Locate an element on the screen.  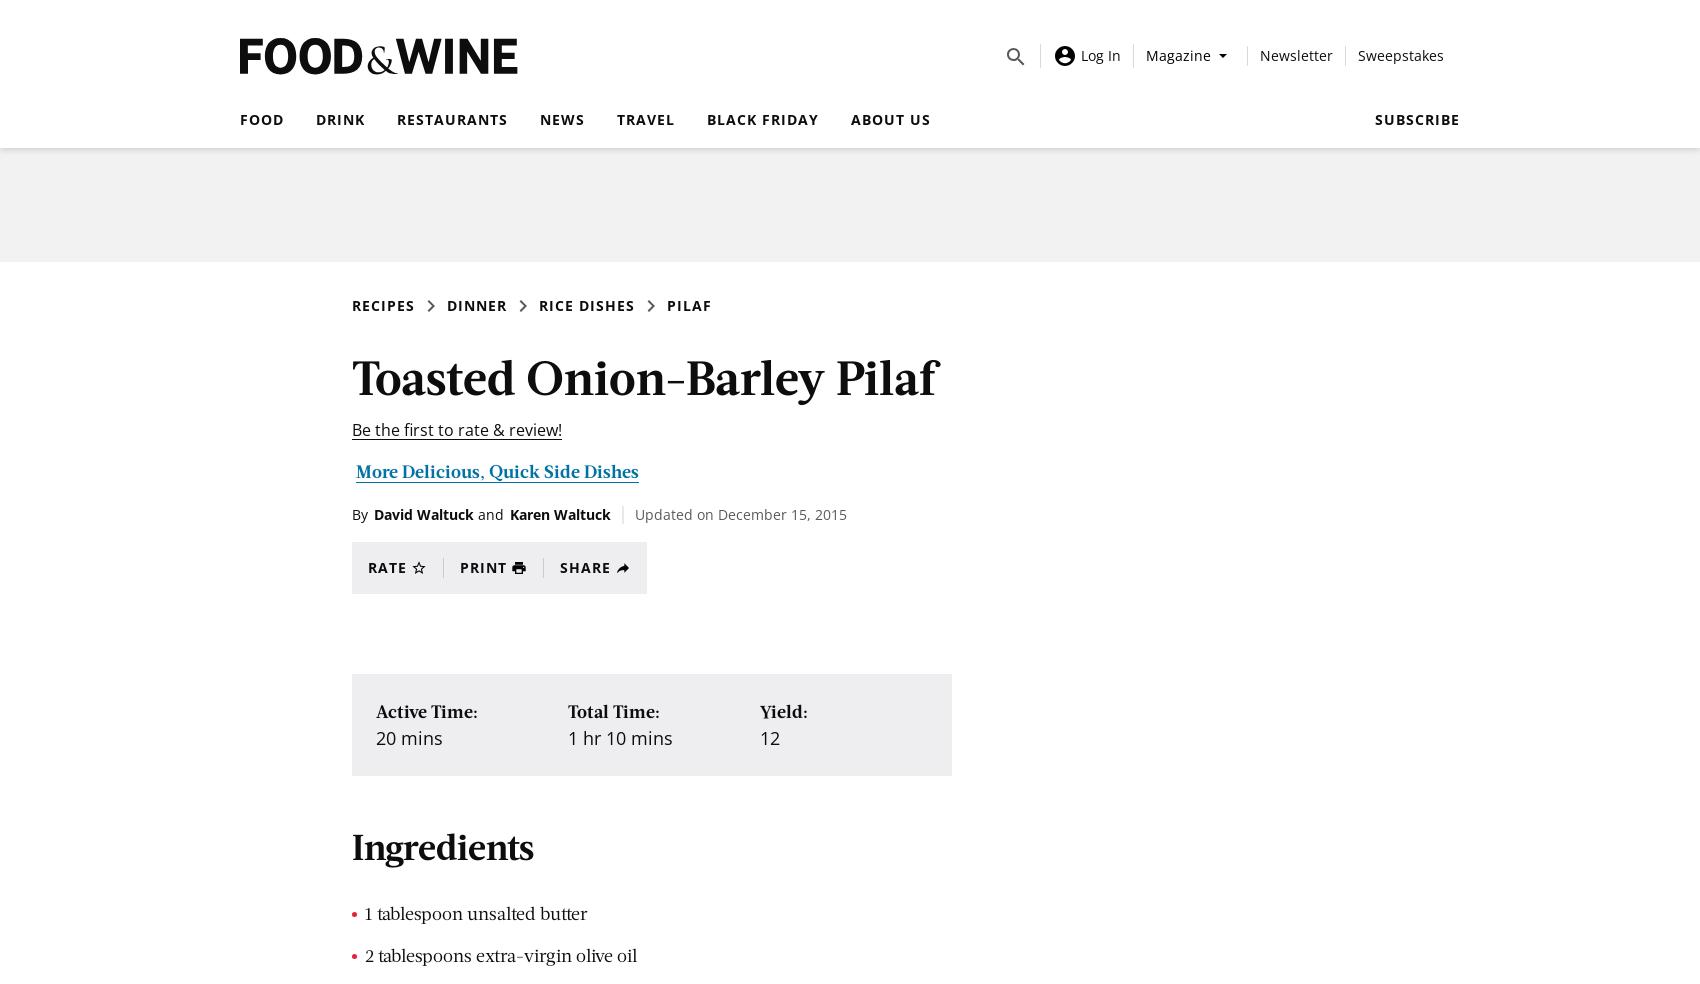
'About Us' is located at coordinates (890, 118).